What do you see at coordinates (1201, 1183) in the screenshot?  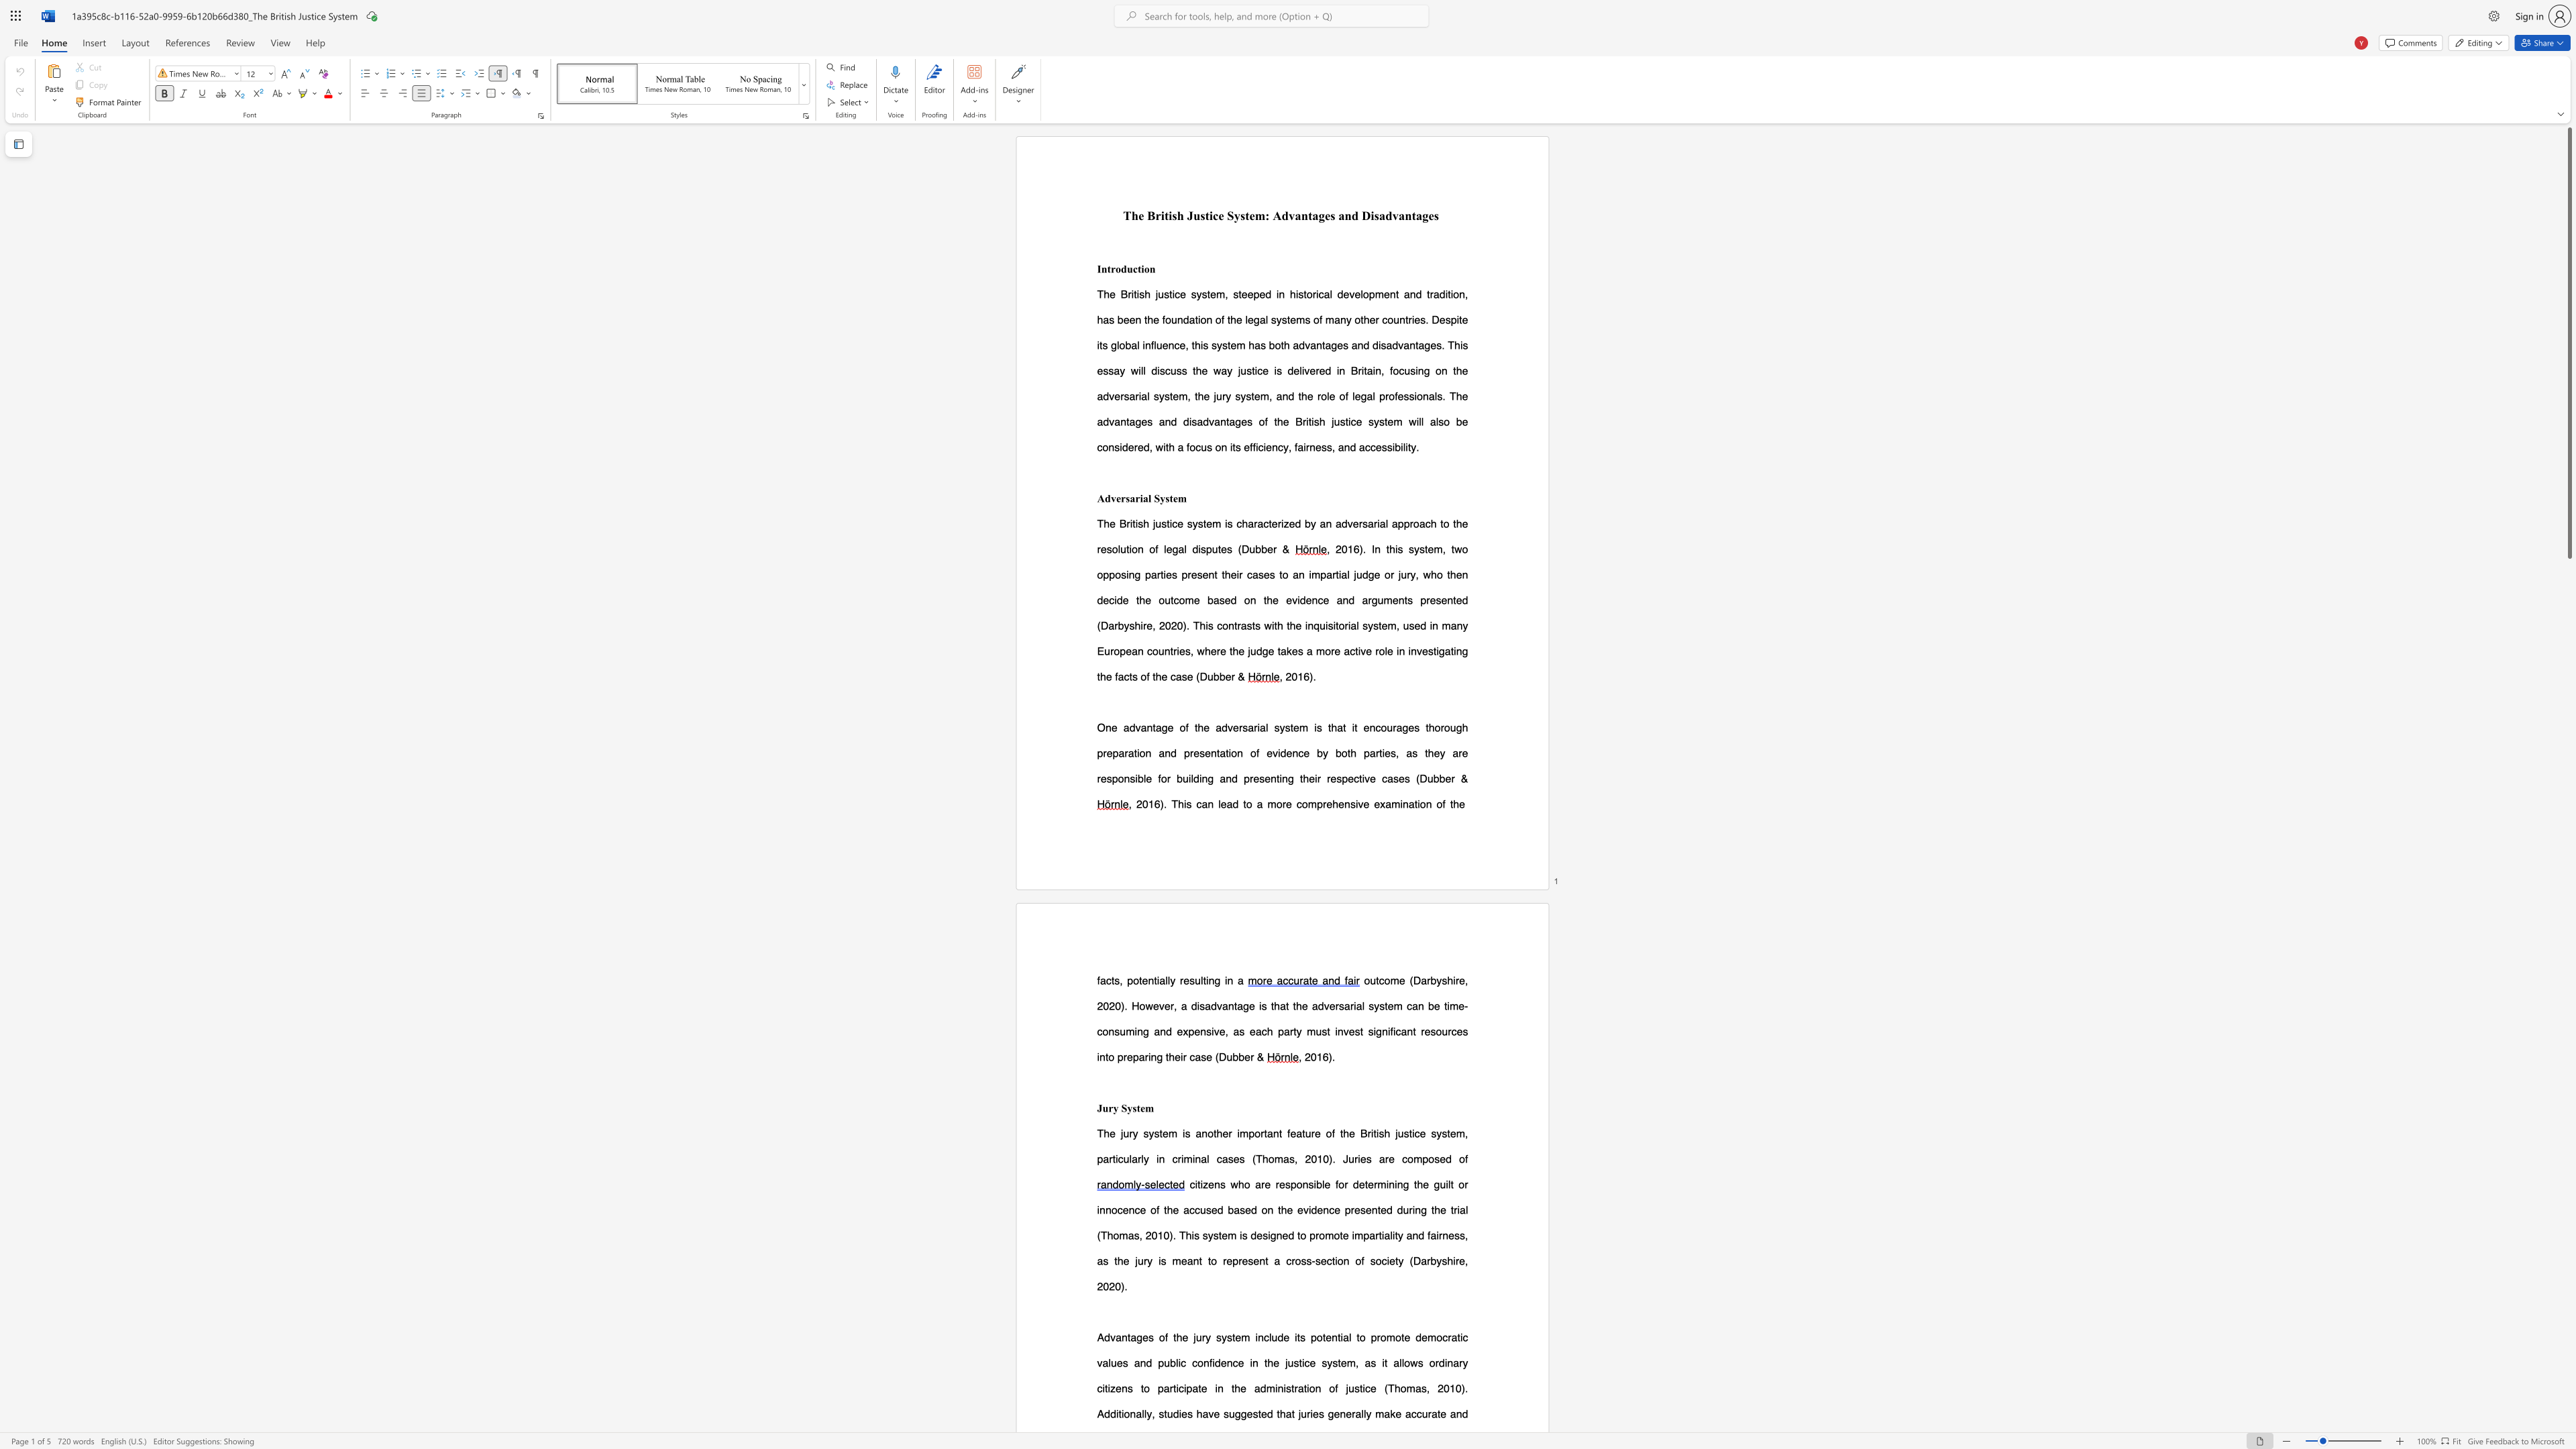 I see `the 2th character "i" in the text` at bounding box center [1201, 1183].